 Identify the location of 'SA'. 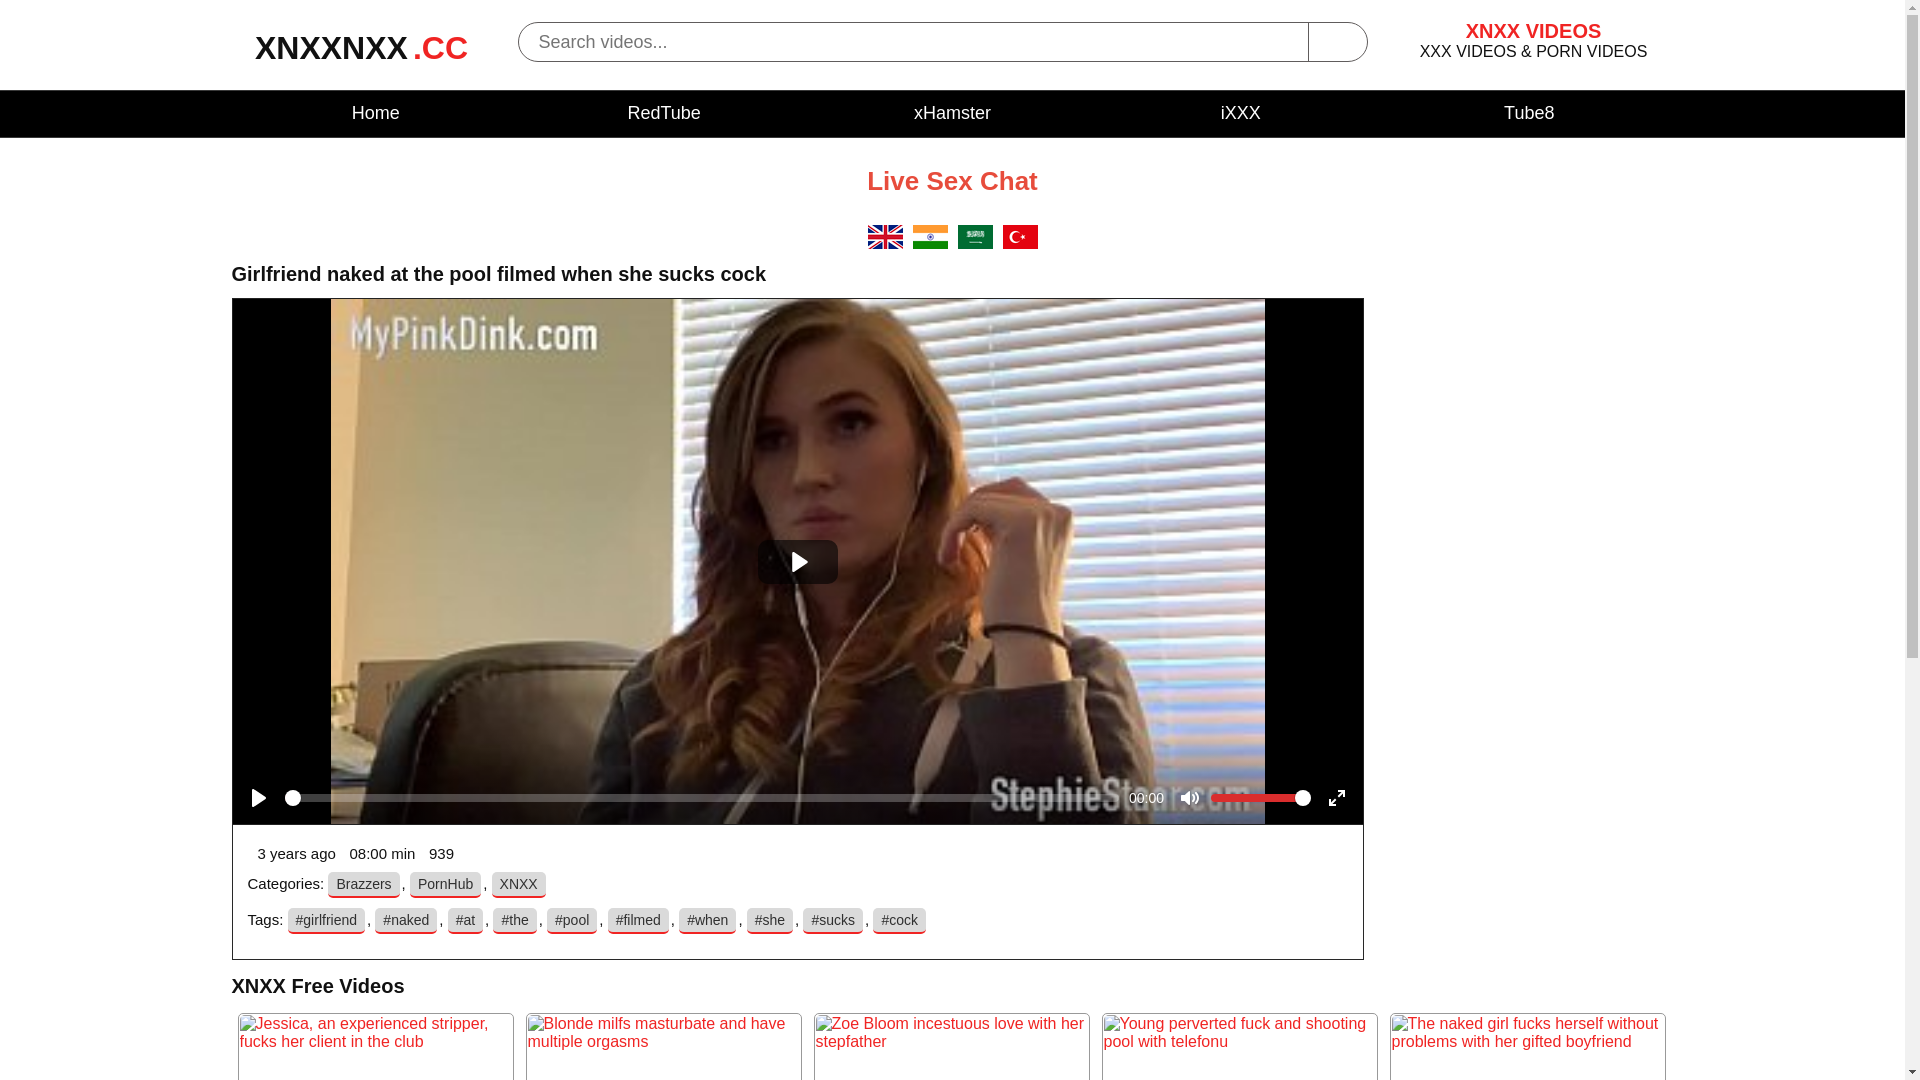
(975, 242).